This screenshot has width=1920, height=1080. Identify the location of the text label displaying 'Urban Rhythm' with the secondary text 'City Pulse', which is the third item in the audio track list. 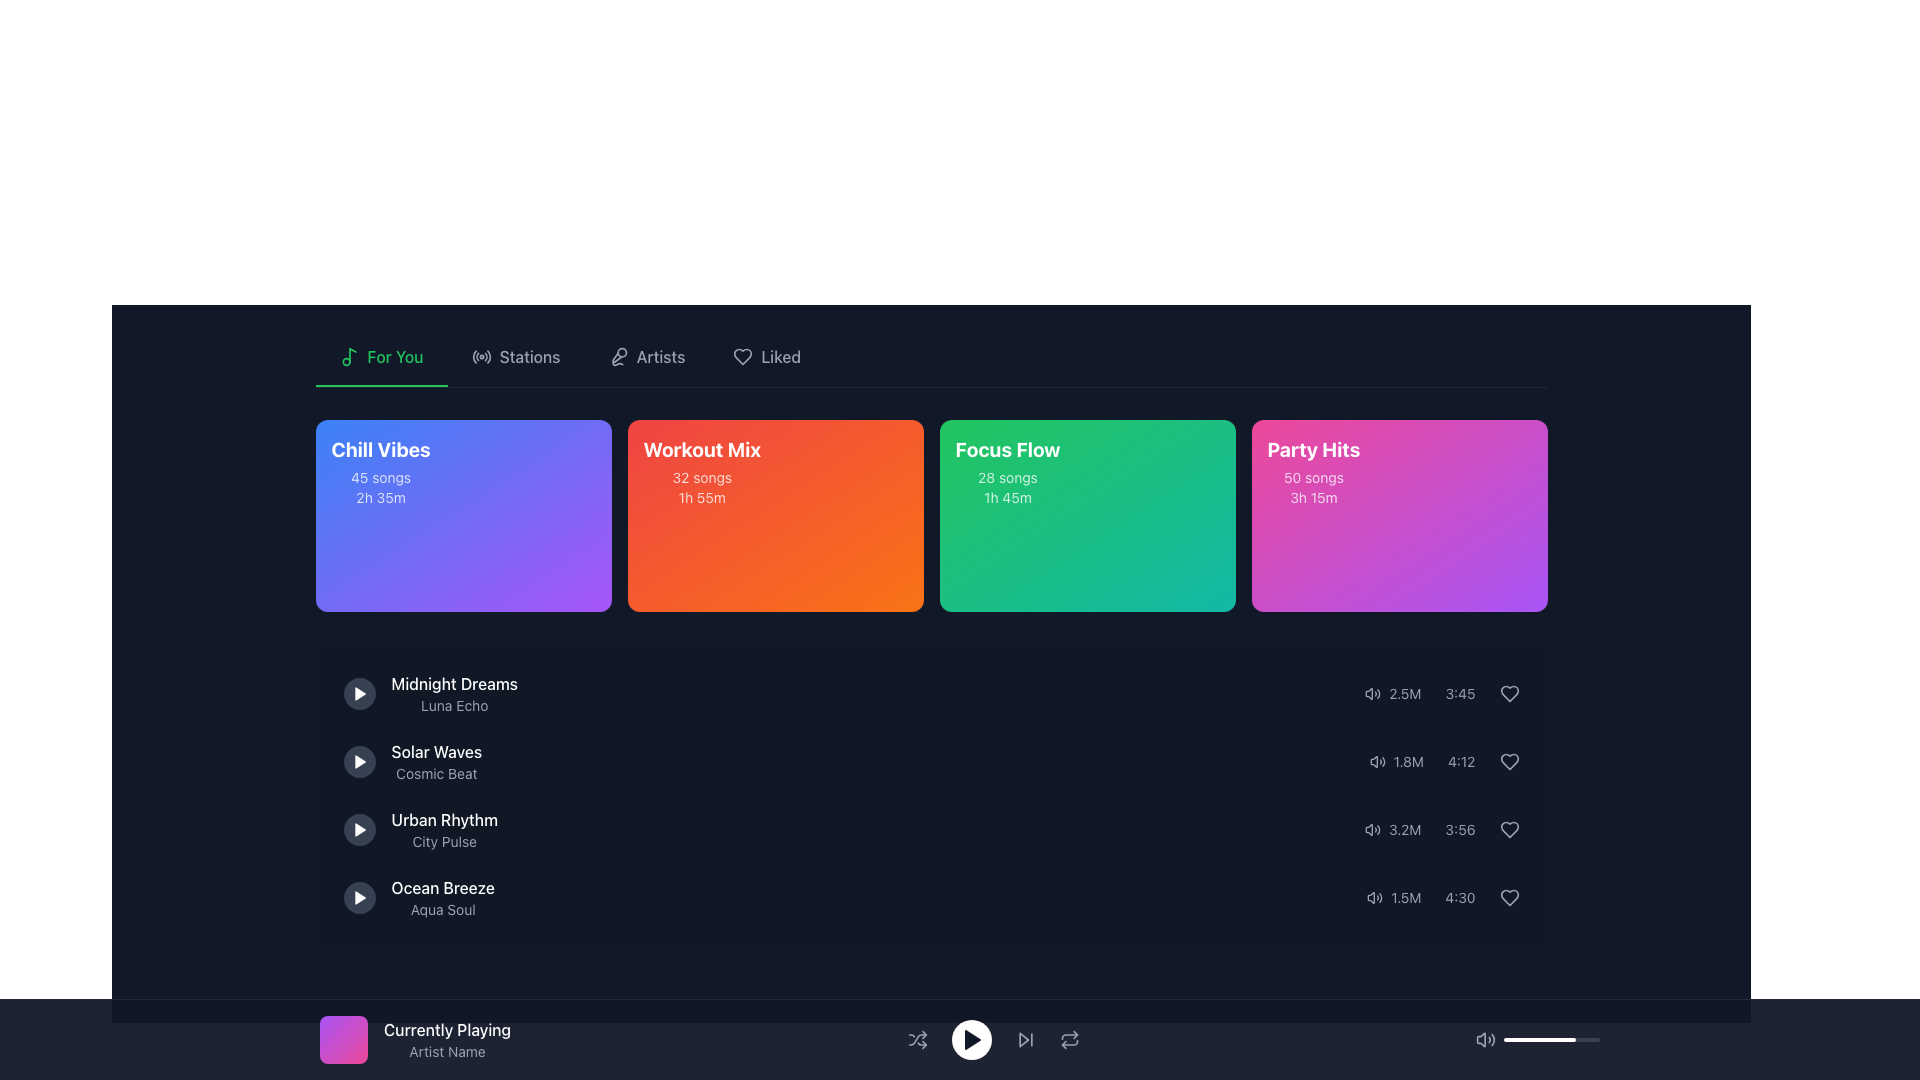
(419, 829).